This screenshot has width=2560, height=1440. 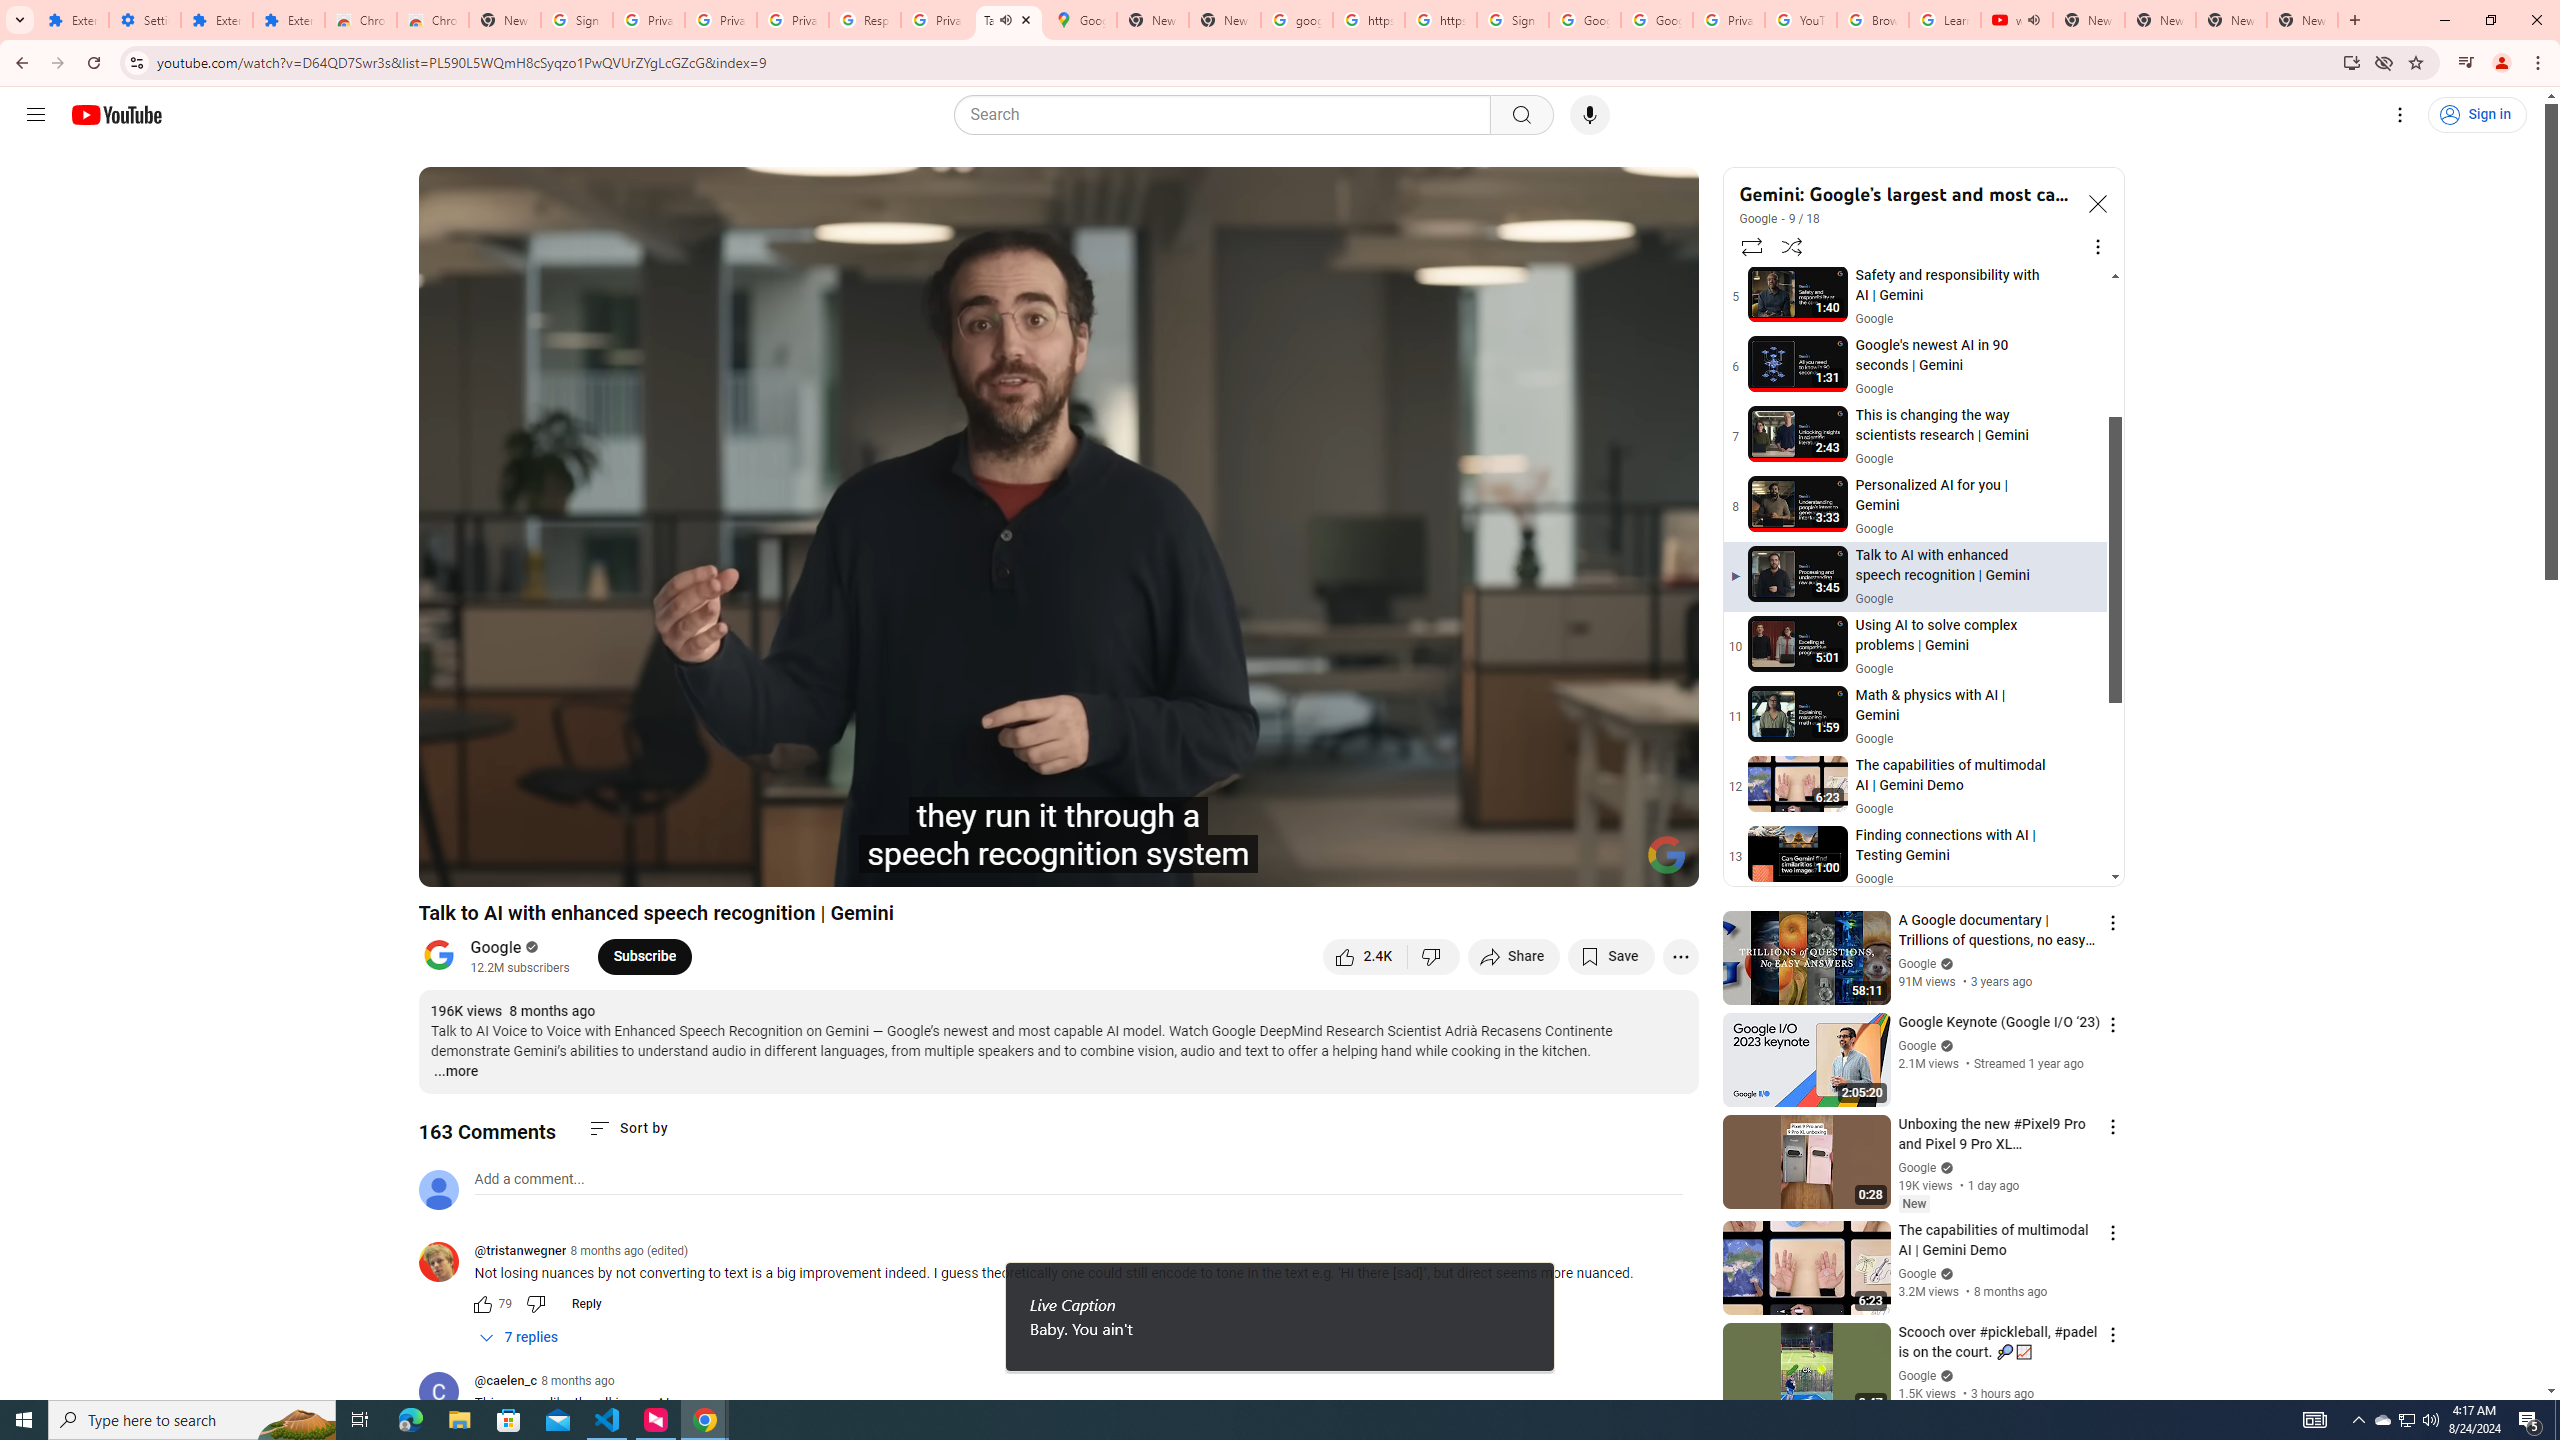 I want to click on 'Search with your voice', so click(x=1589, y=114).